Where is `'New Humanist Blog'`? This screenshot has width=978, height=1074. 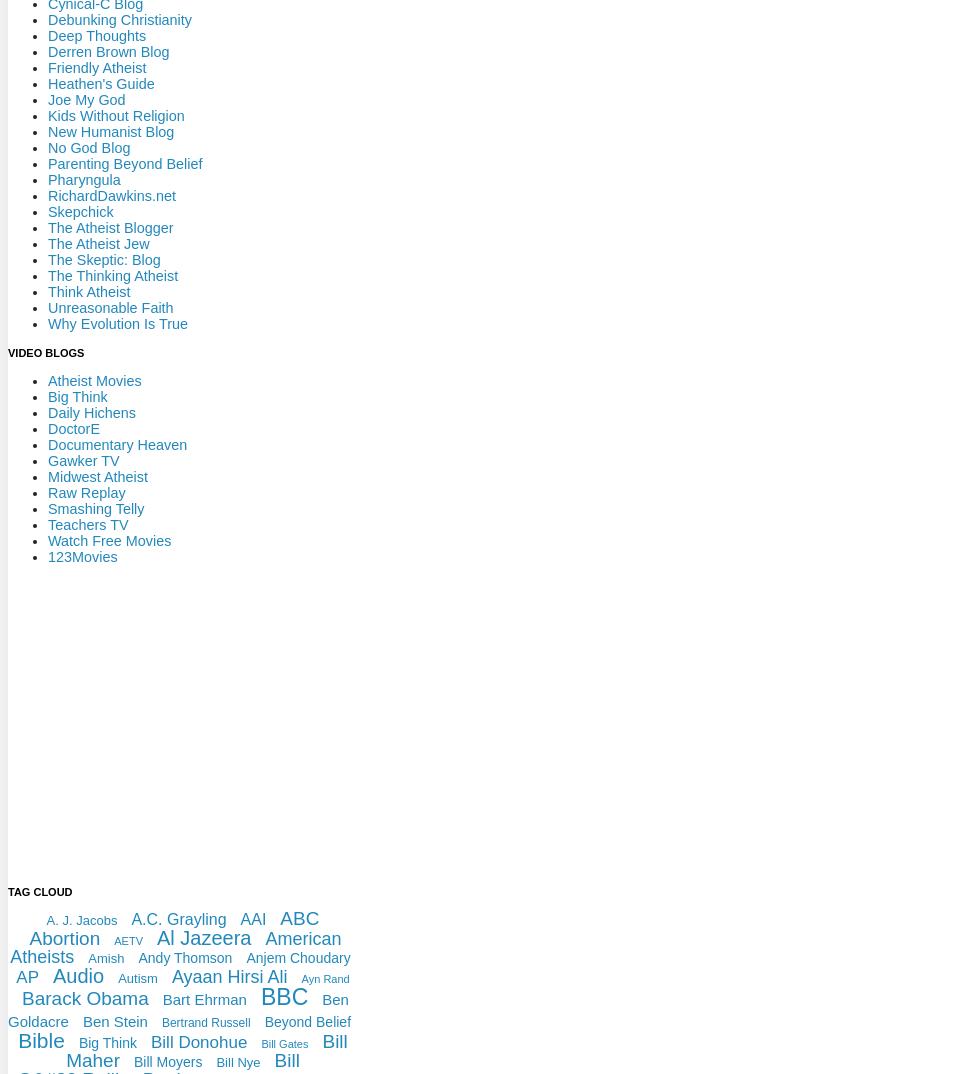 'New Humanist Blog' is located at coordinates (111, 130).